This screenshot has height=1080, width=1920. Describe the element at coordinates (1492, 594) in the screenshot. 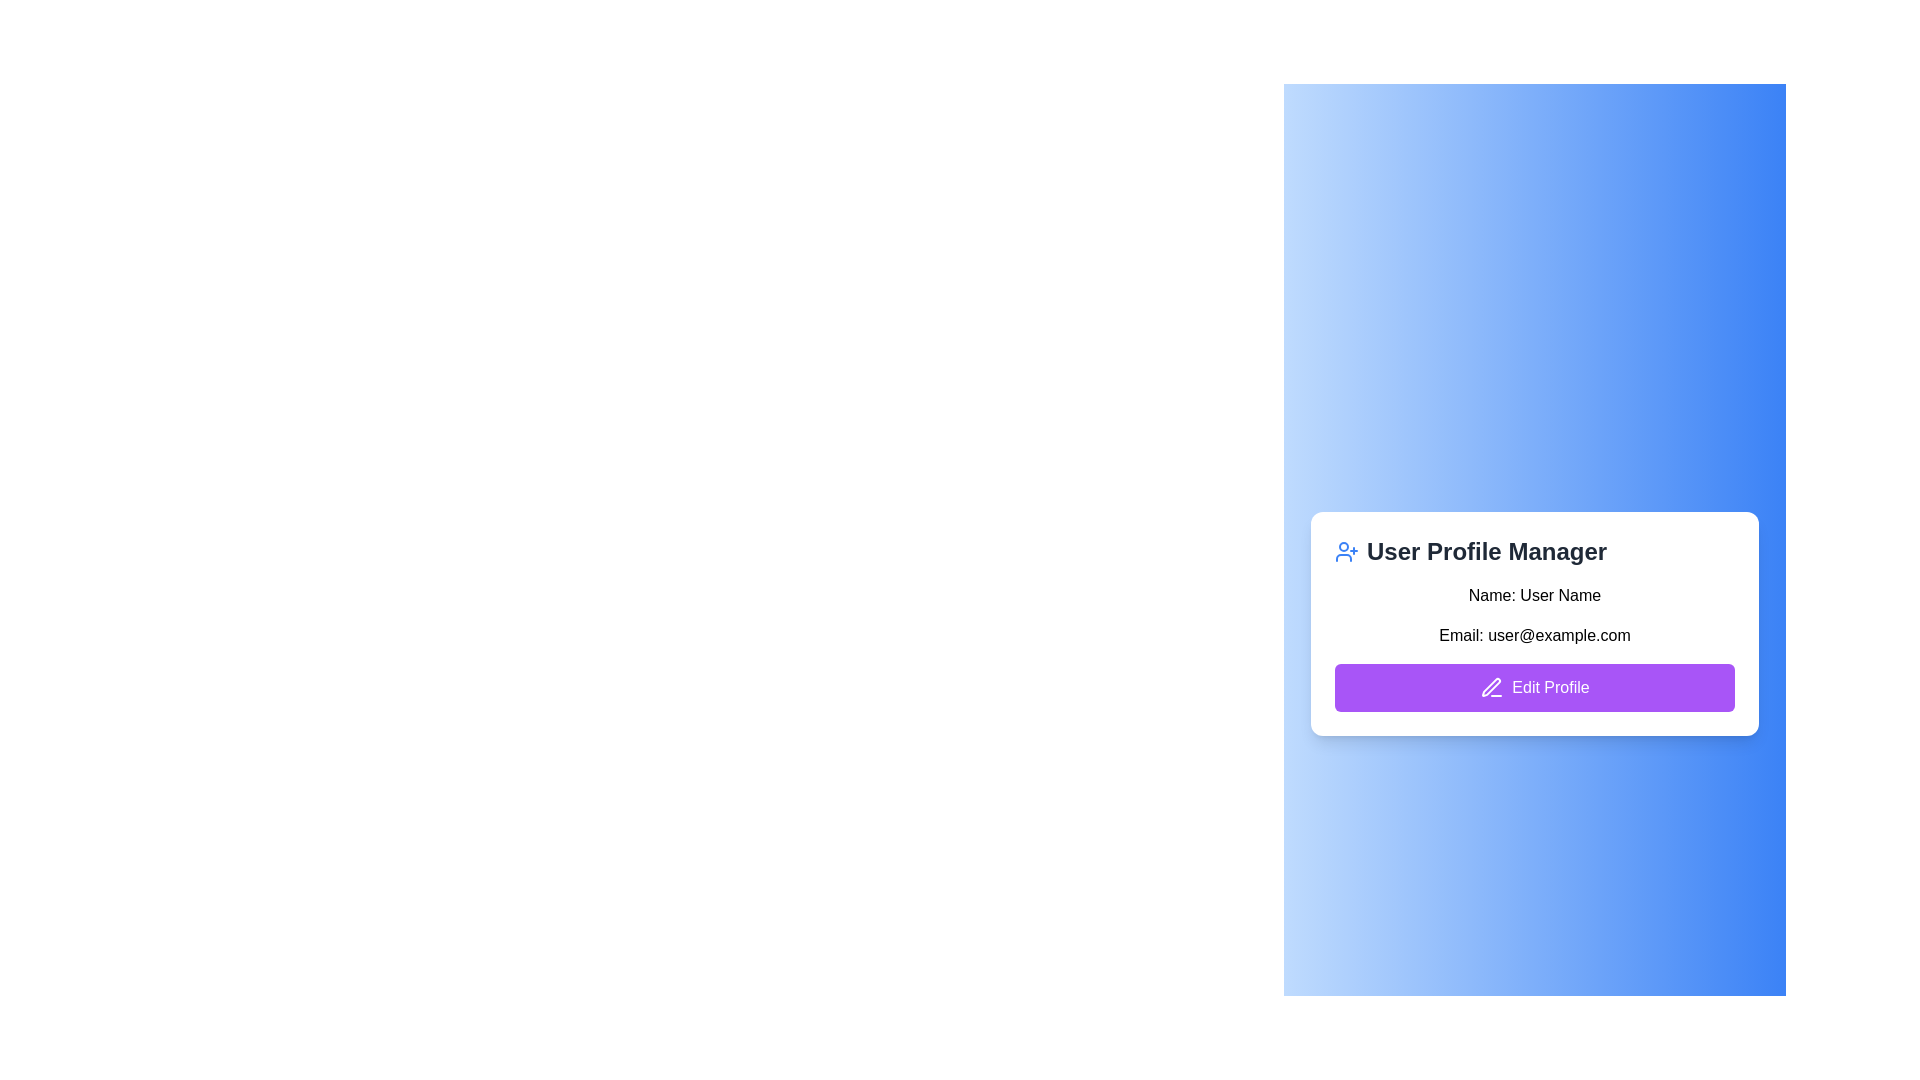

I see `the label that identifies the user name, which is aligned to the left of the 'User Name' text and positioned below the 'User Profile Manager' heading` at that location.